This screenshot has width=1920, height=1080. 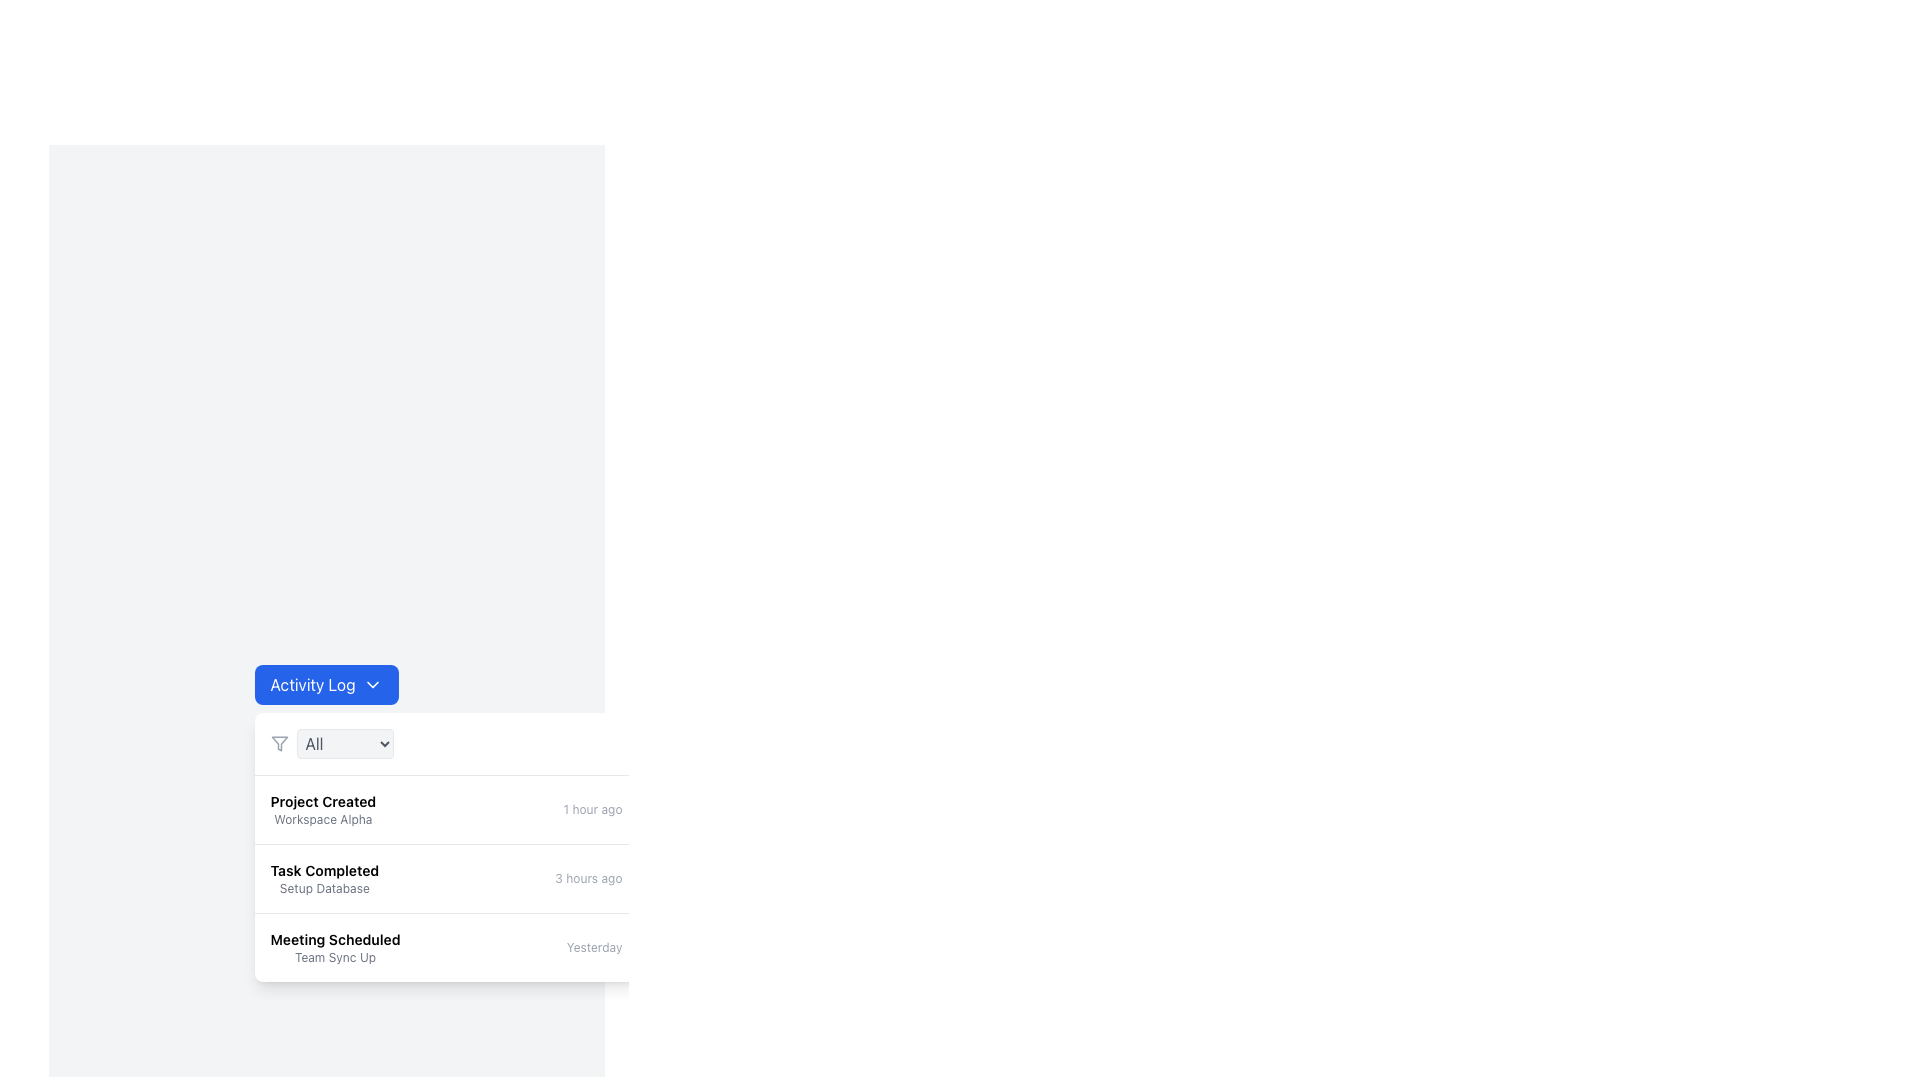 What do you see at coordinates (324, 870) in the screenshot?
I see `the informational text label that serves as the title of the second entry in the timeline, located between 'Project Created' and 'Meeting Scheduled'` at bounding box center [324, 870].